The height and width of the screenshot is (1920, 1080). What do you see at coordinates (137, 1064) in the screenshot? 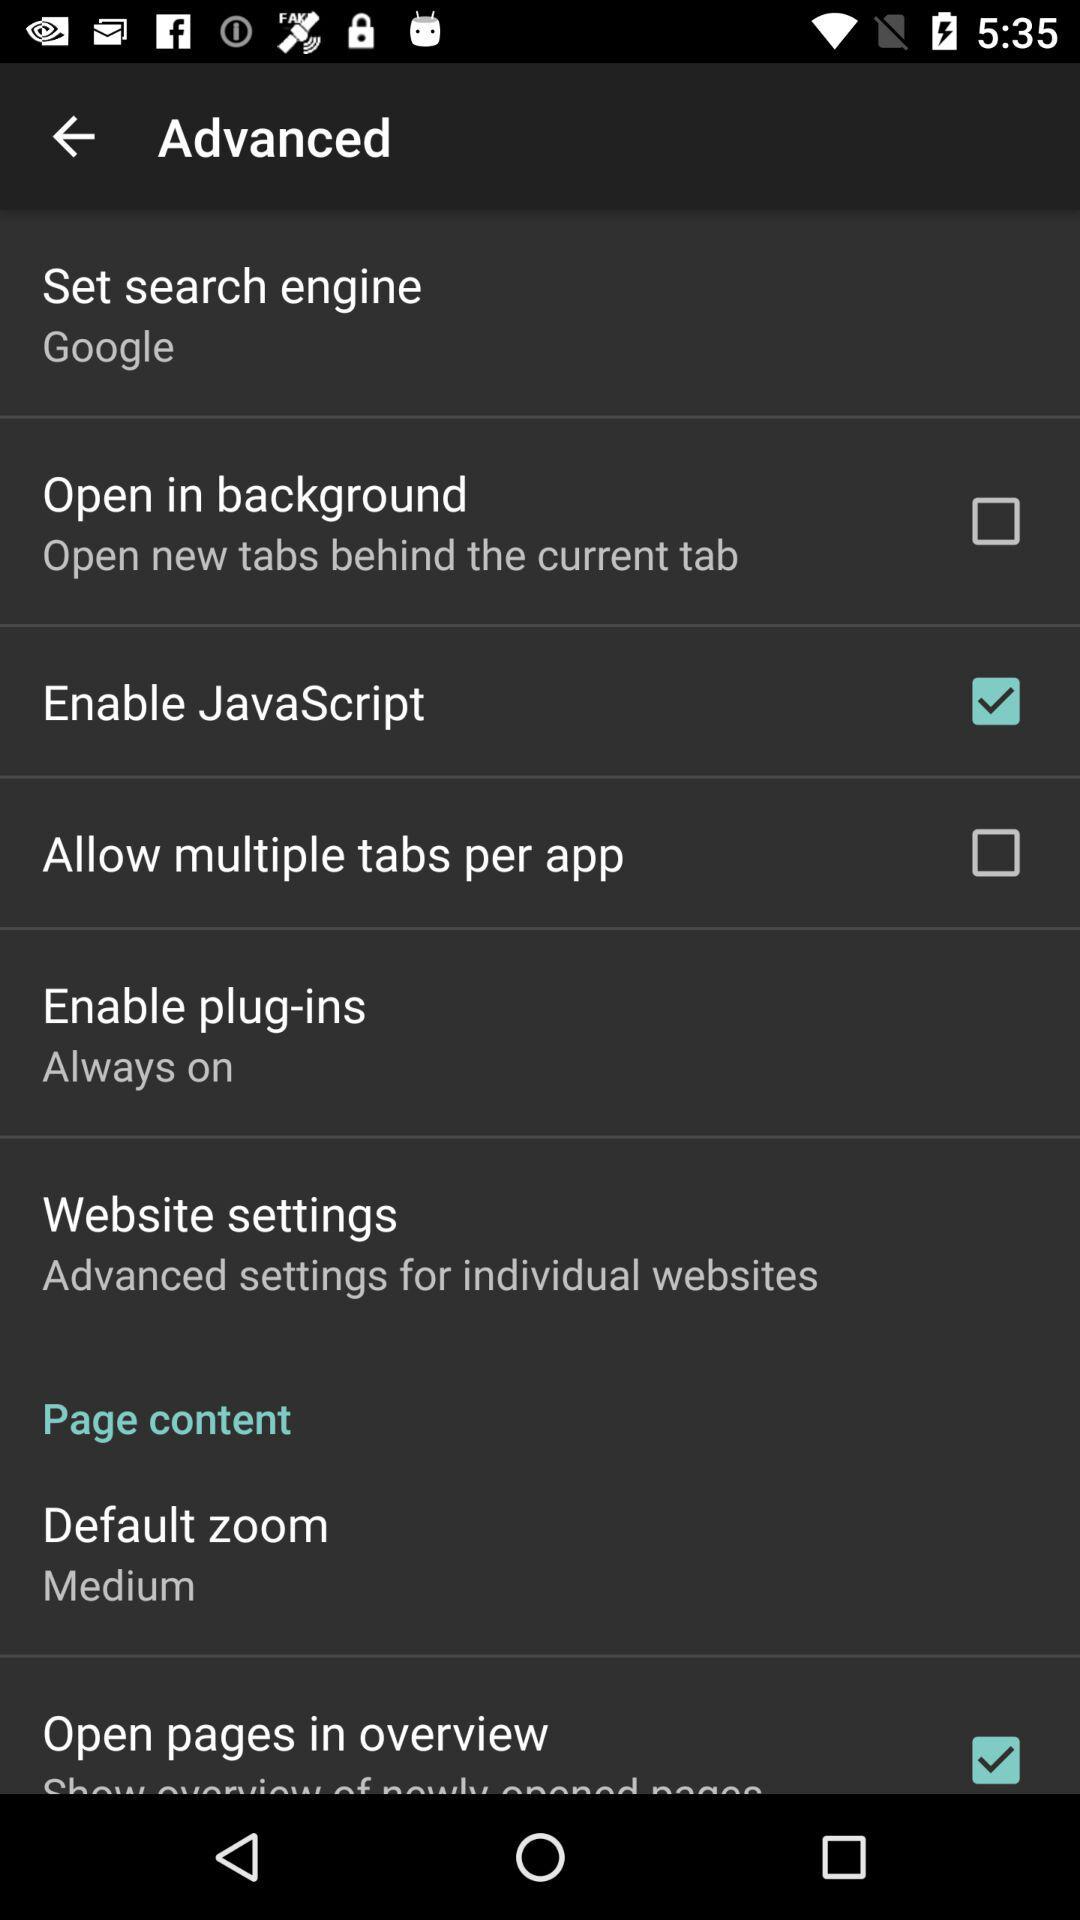
I see `the app above the website settings item` at bounding box center [137, 1064].